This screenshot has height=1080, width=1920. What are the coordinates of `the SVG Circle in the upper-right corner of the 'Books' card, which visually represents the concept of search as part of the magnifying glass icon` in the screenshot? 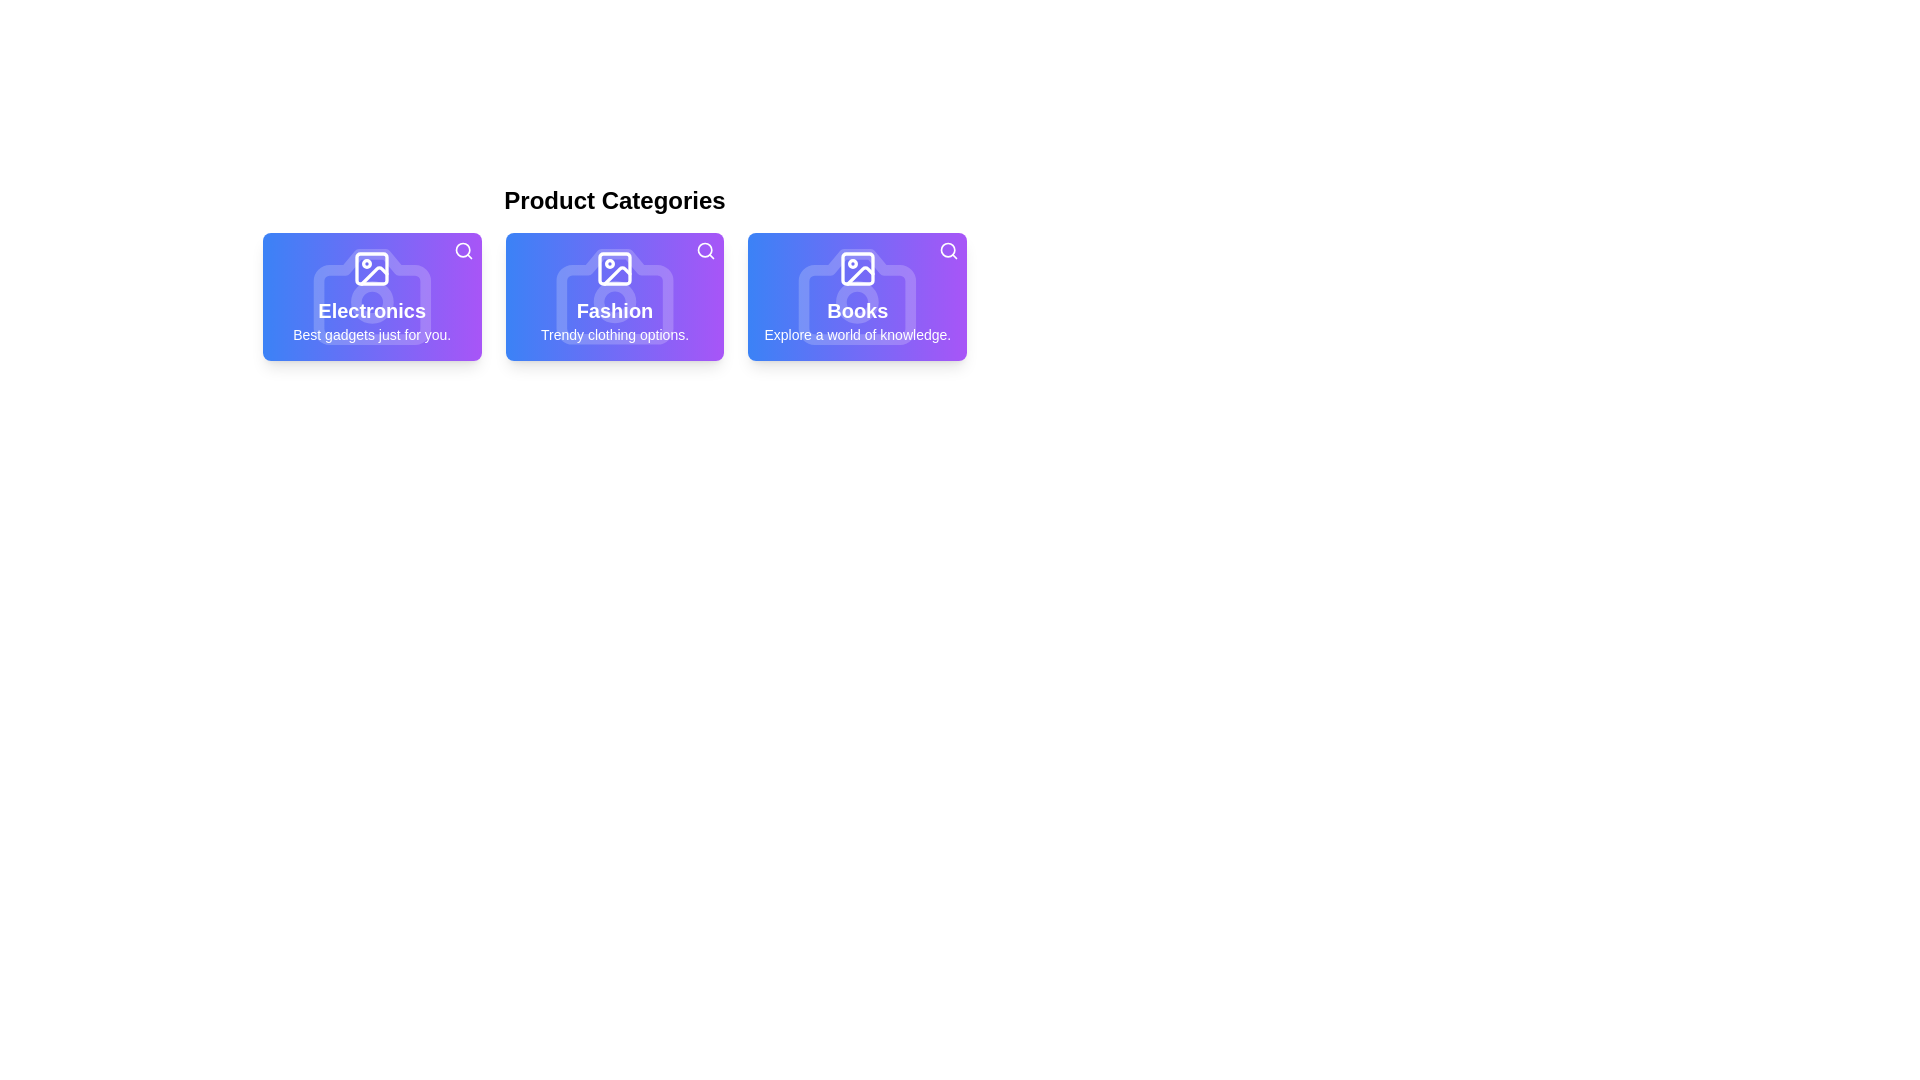 It's located at (947, 249).